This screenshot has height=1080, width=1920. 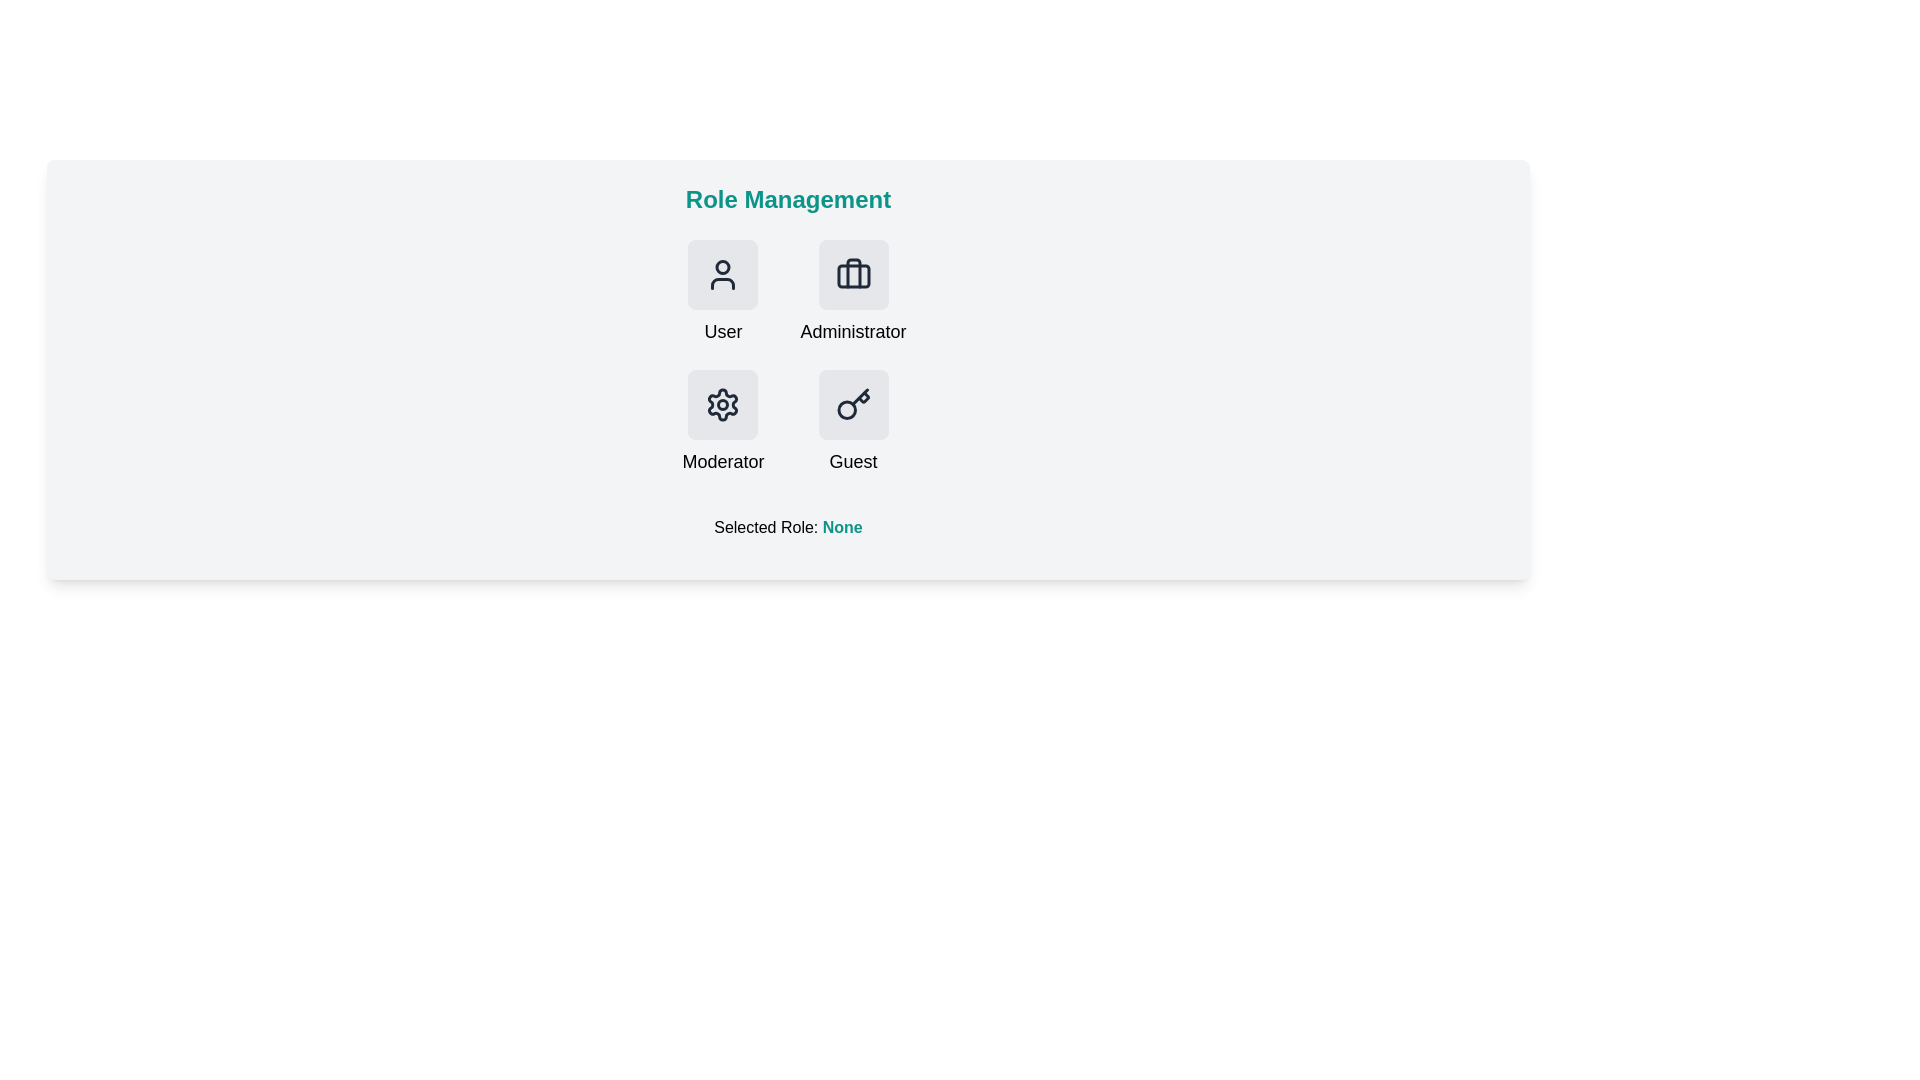 What do you see at coordinates (722, 274) in the screenshot?
I see `the user icon, which resembles a simplified human profile with a dark color on a light gray rounded square background` at bounding box center [722, 274].